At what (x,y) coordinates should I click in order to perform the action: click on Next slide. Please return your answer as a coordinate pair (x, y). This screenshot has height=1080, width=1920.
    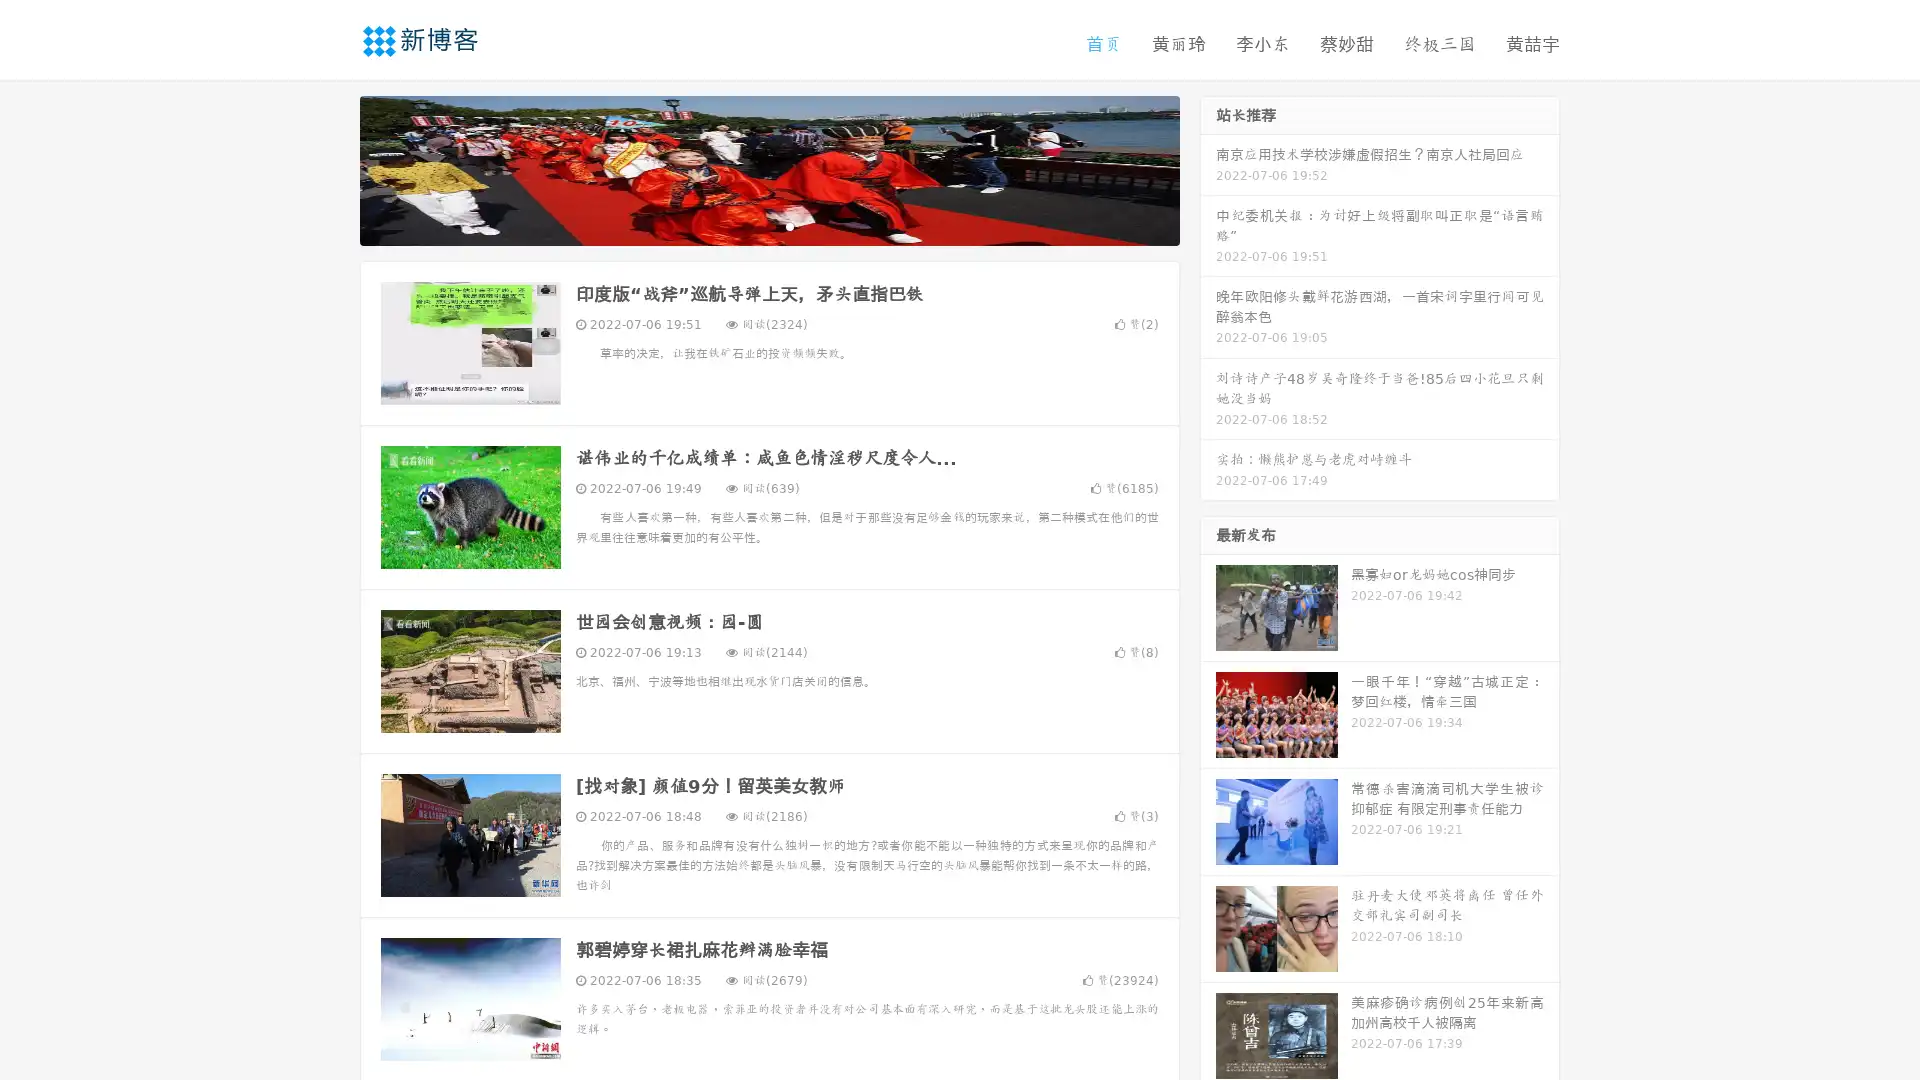
    Looking at the image, I should click on (1208, 168).